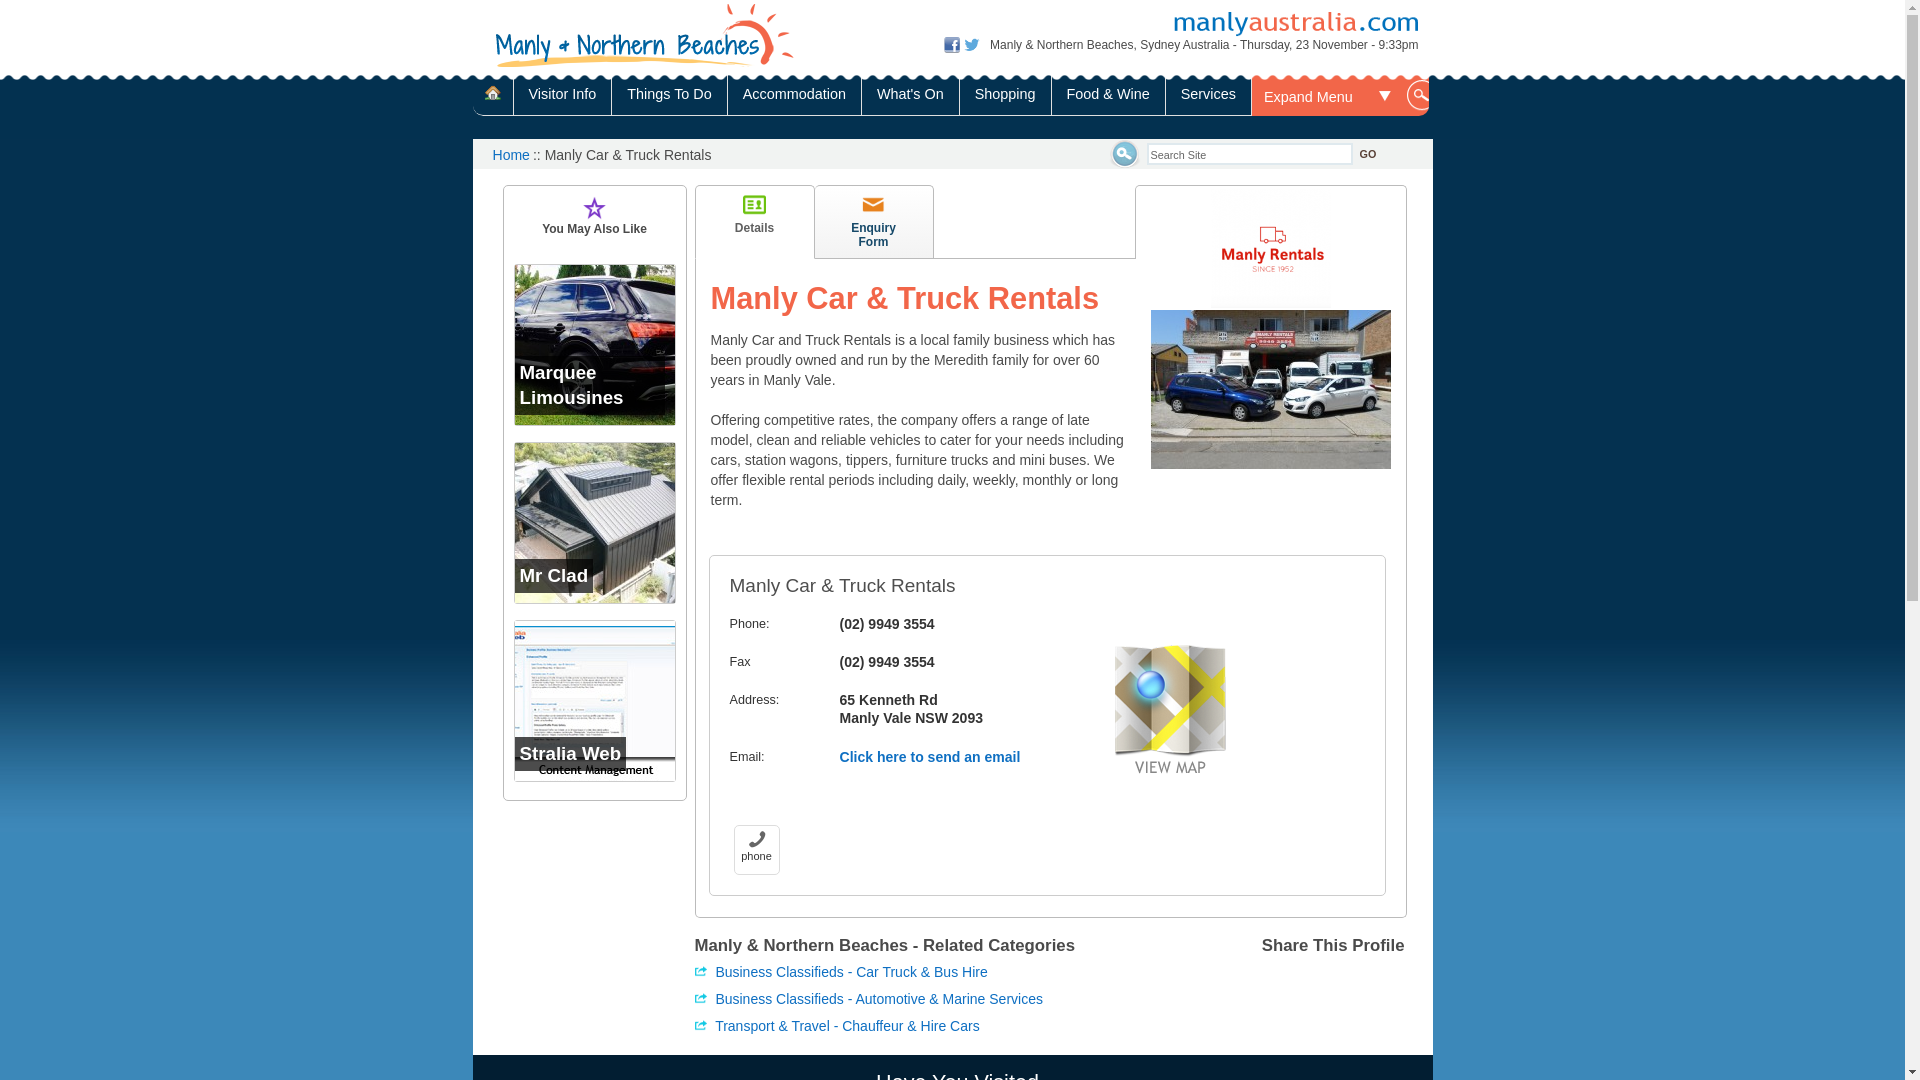 The image size is (1920, 1080). I want to click on 'Enquiry, so click(873, 221).